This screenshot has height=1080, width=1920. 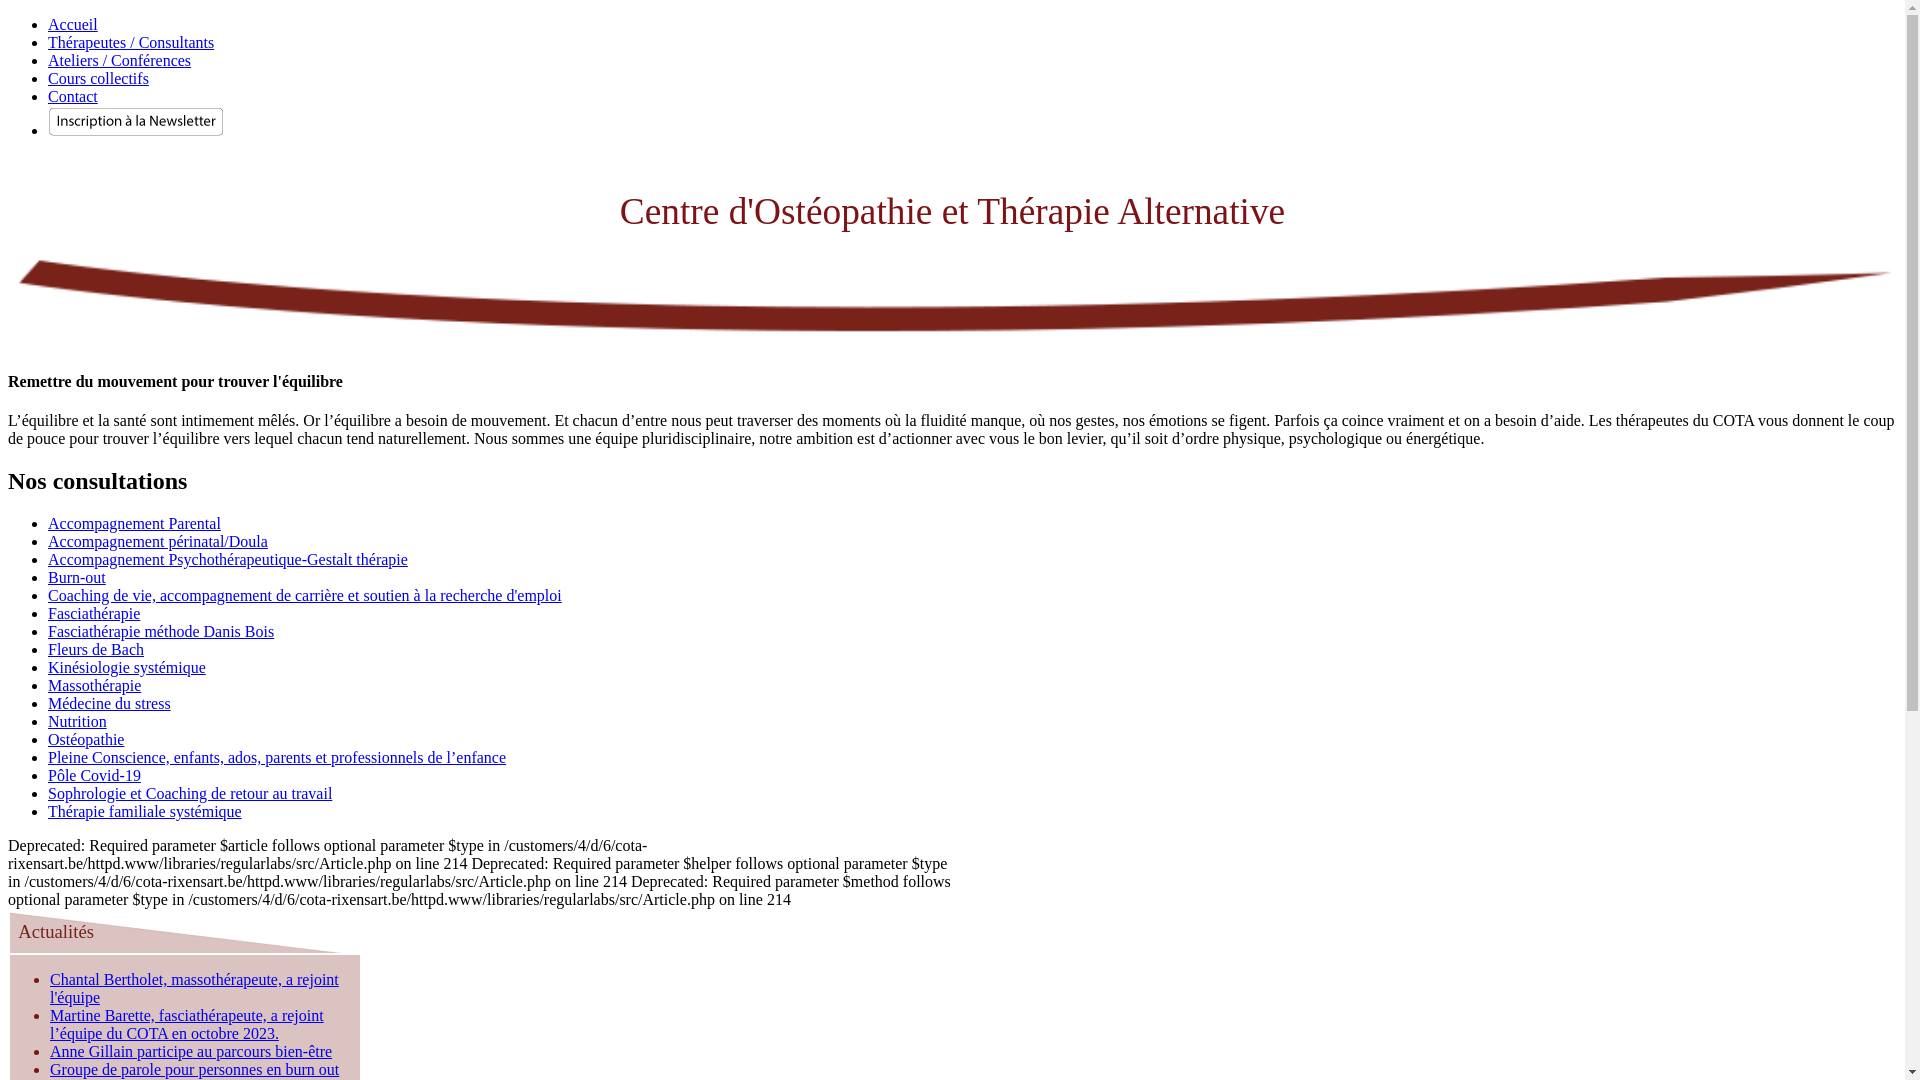 I want to click on 'Fleurs de Bach', so click(x=95, y=649).